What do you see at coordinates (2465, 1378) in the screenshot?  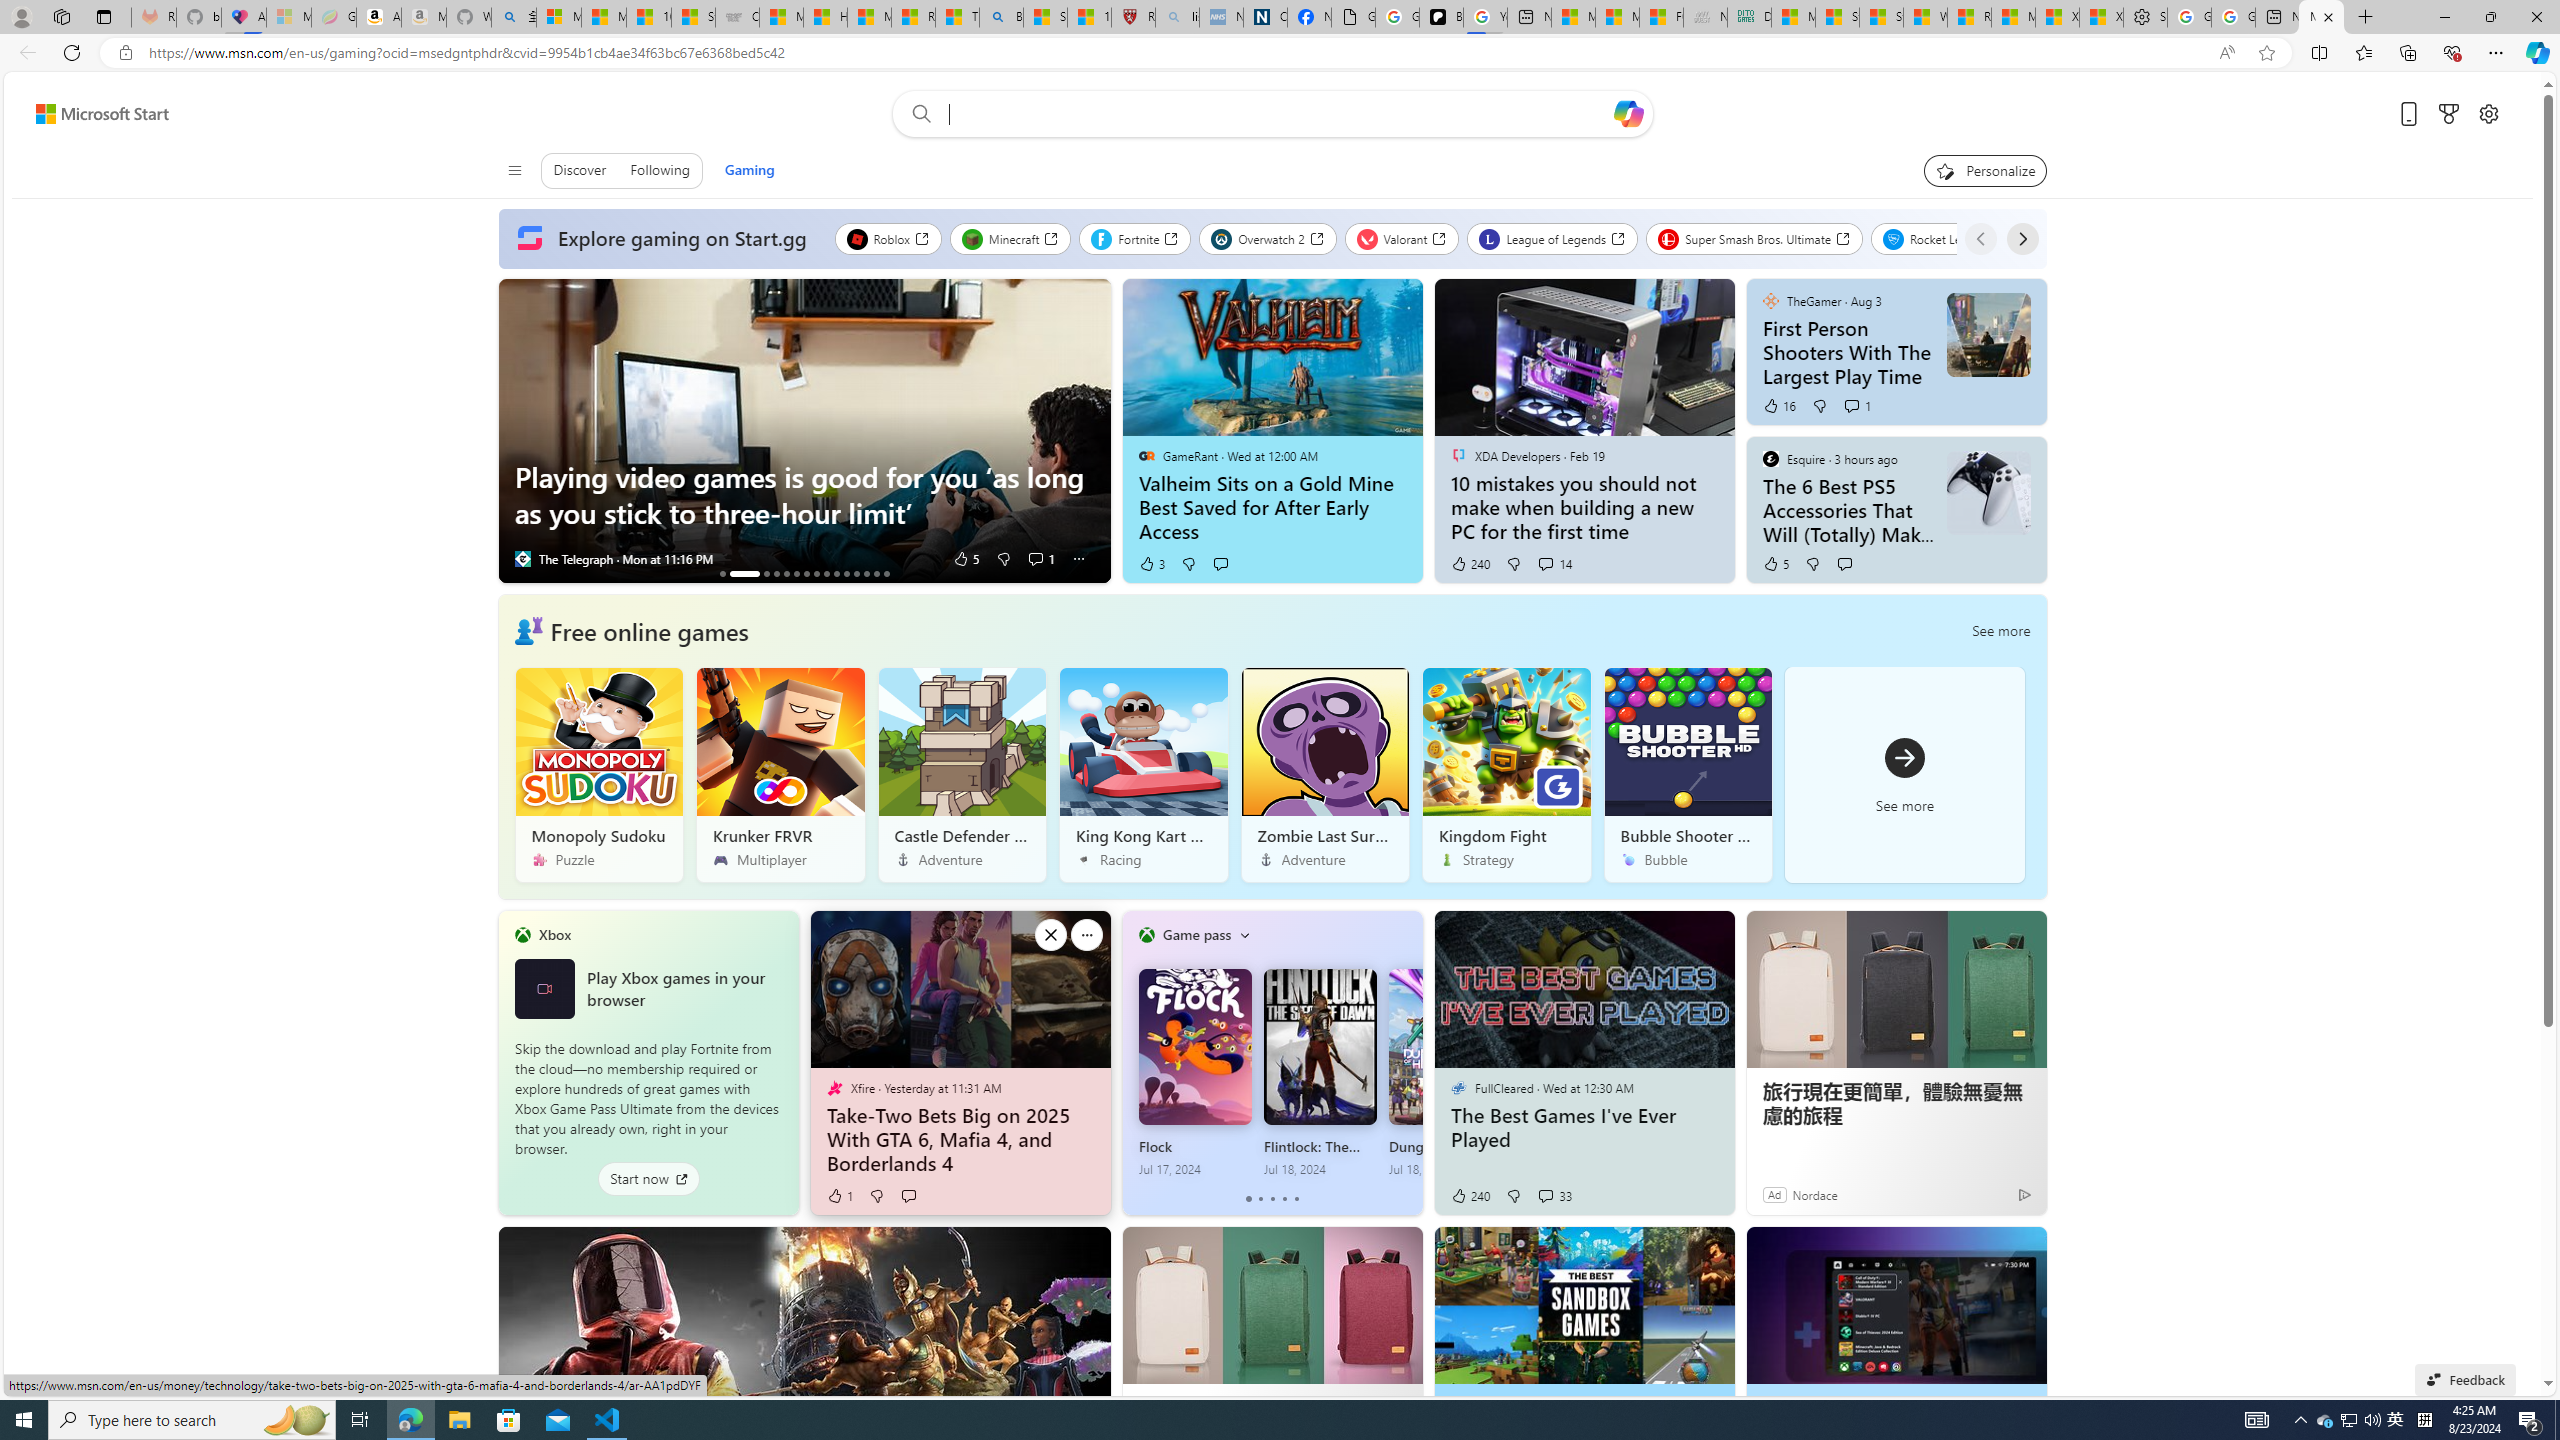 I see `'Feedback'` at bounding box center [2465, 1378].